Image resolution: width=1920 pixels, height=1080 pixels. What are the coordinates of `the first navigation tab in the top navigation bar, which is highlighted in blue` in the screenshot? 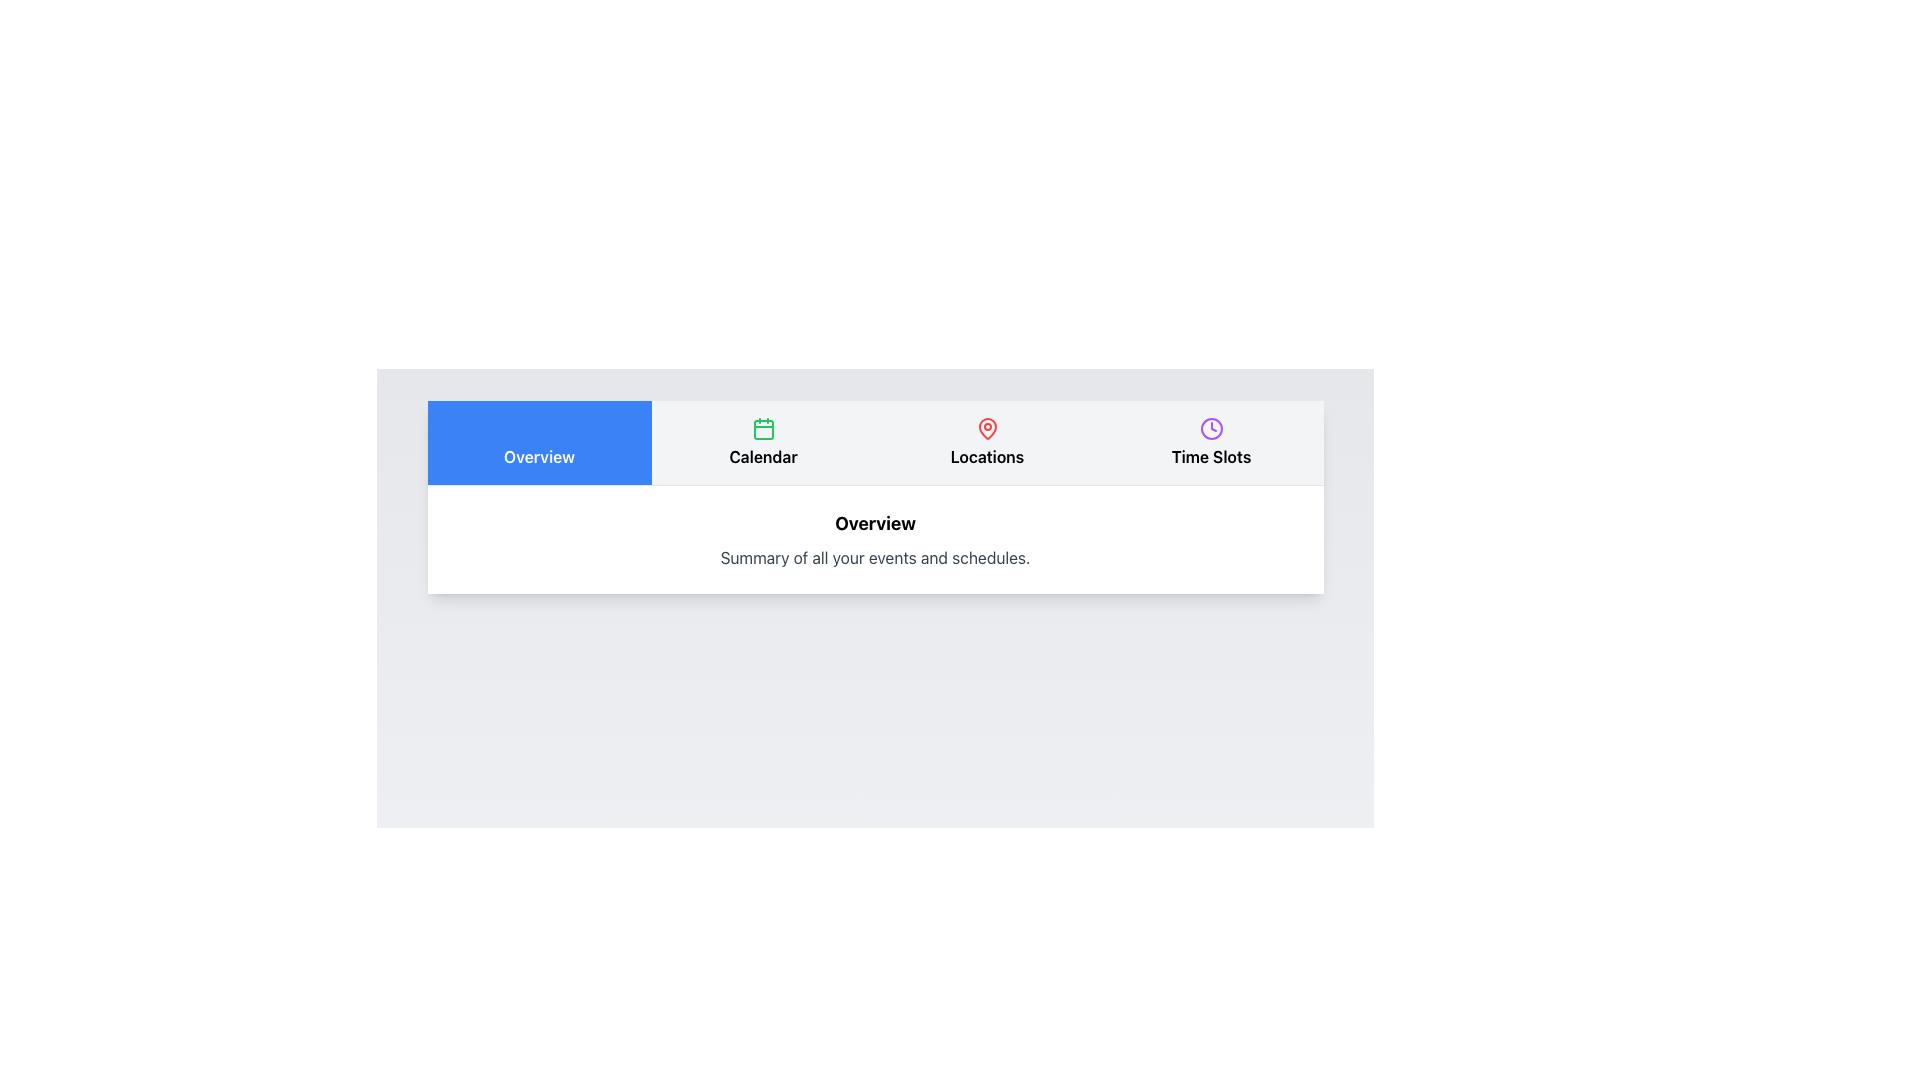 It's located at (539, 456).